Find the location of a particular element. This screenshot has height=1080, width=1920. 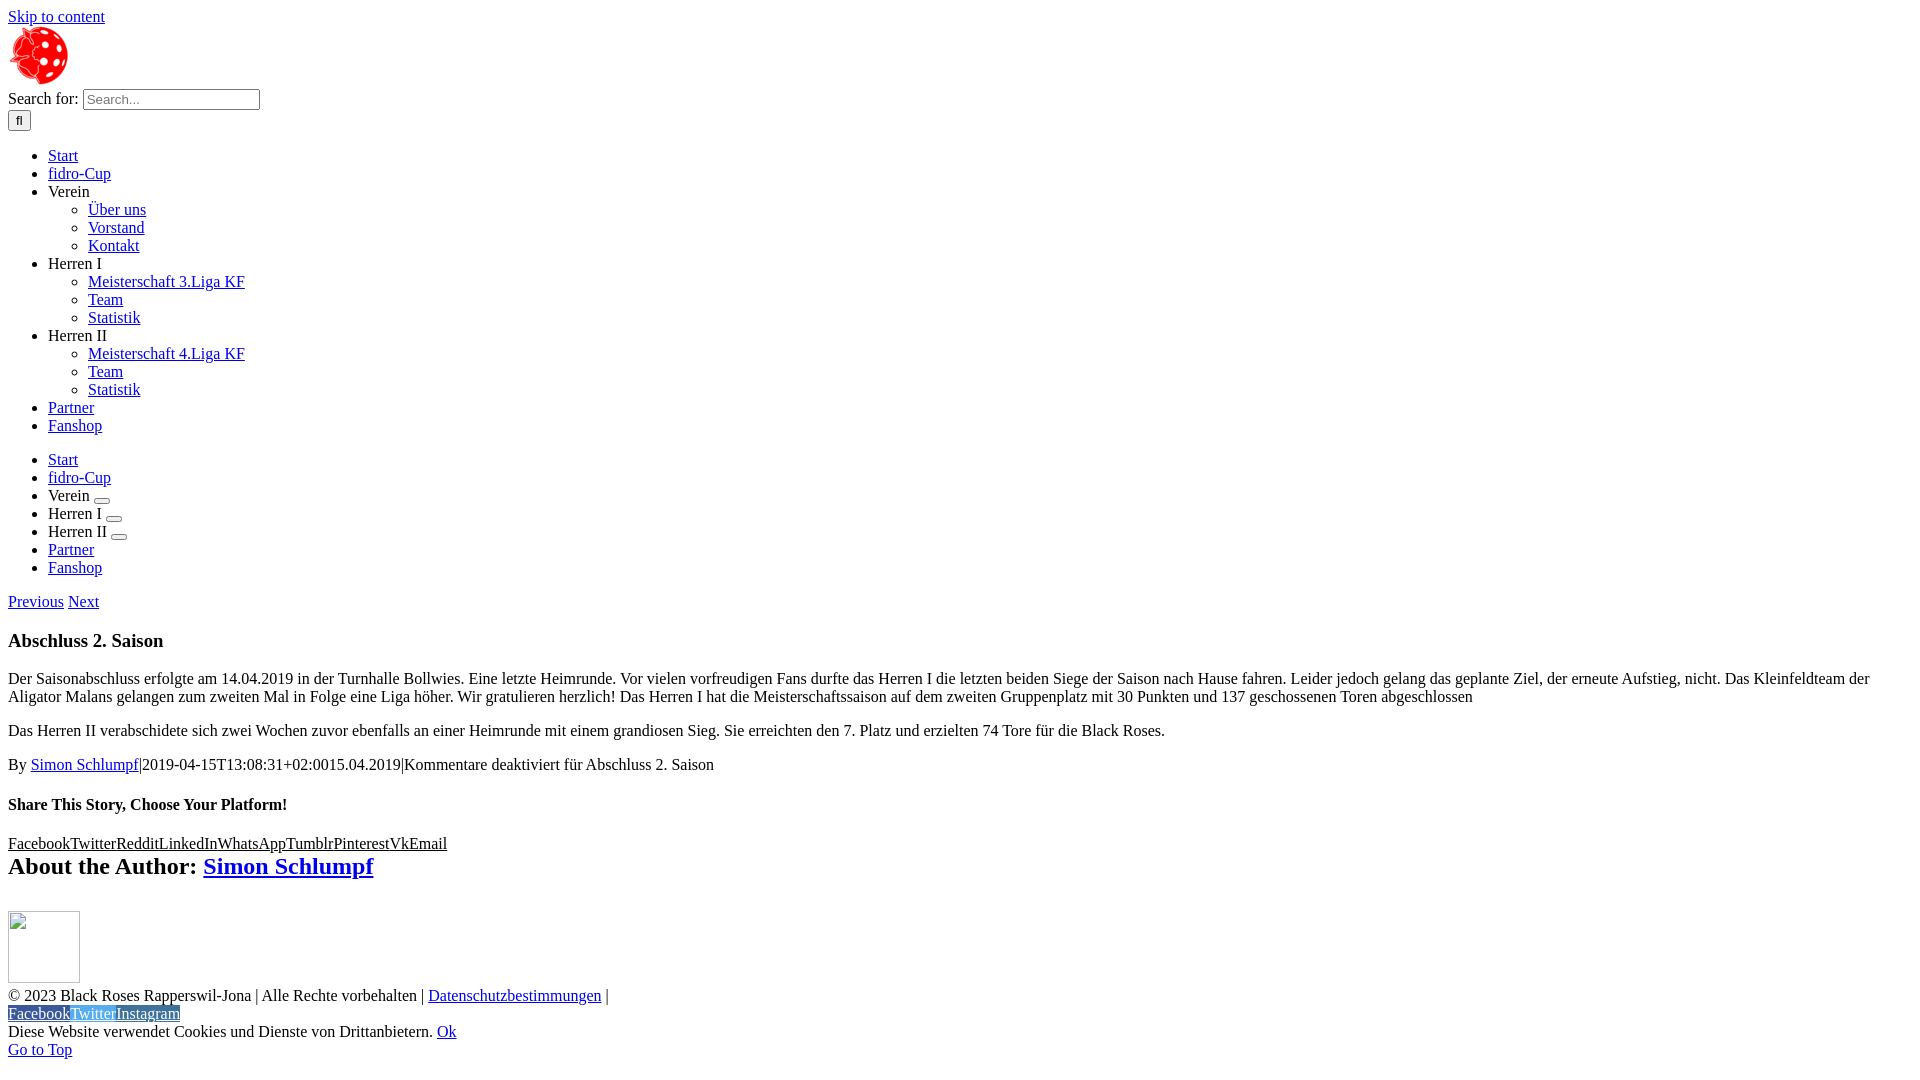

'Verein' is located at coordinates (71, 495).